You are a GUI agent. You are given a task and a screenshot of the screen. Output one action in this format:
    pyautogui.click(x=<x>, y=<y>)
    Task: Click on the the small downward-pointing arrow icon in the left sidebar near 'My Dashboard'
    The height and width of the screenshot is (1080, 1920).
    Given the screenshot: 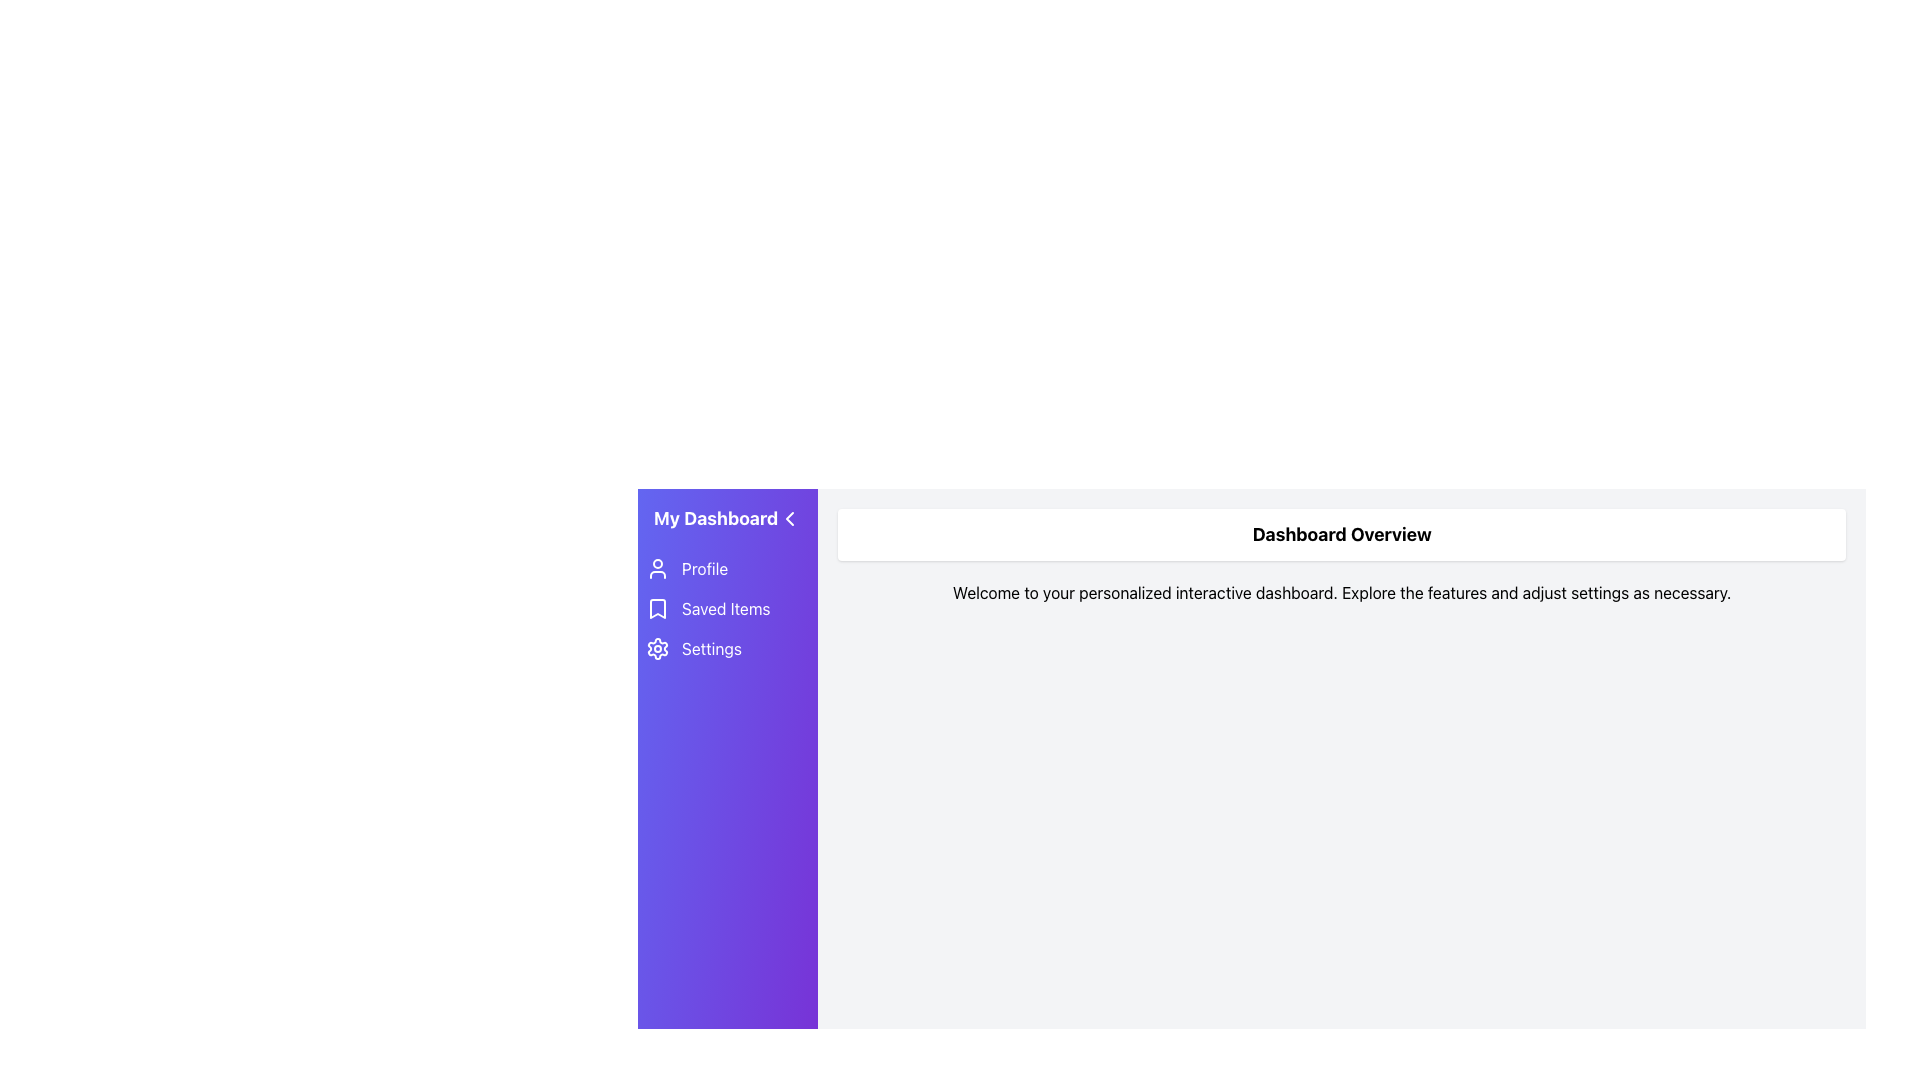 What is the action you would take?
    pyautogui.click(x=789, y=518)
    